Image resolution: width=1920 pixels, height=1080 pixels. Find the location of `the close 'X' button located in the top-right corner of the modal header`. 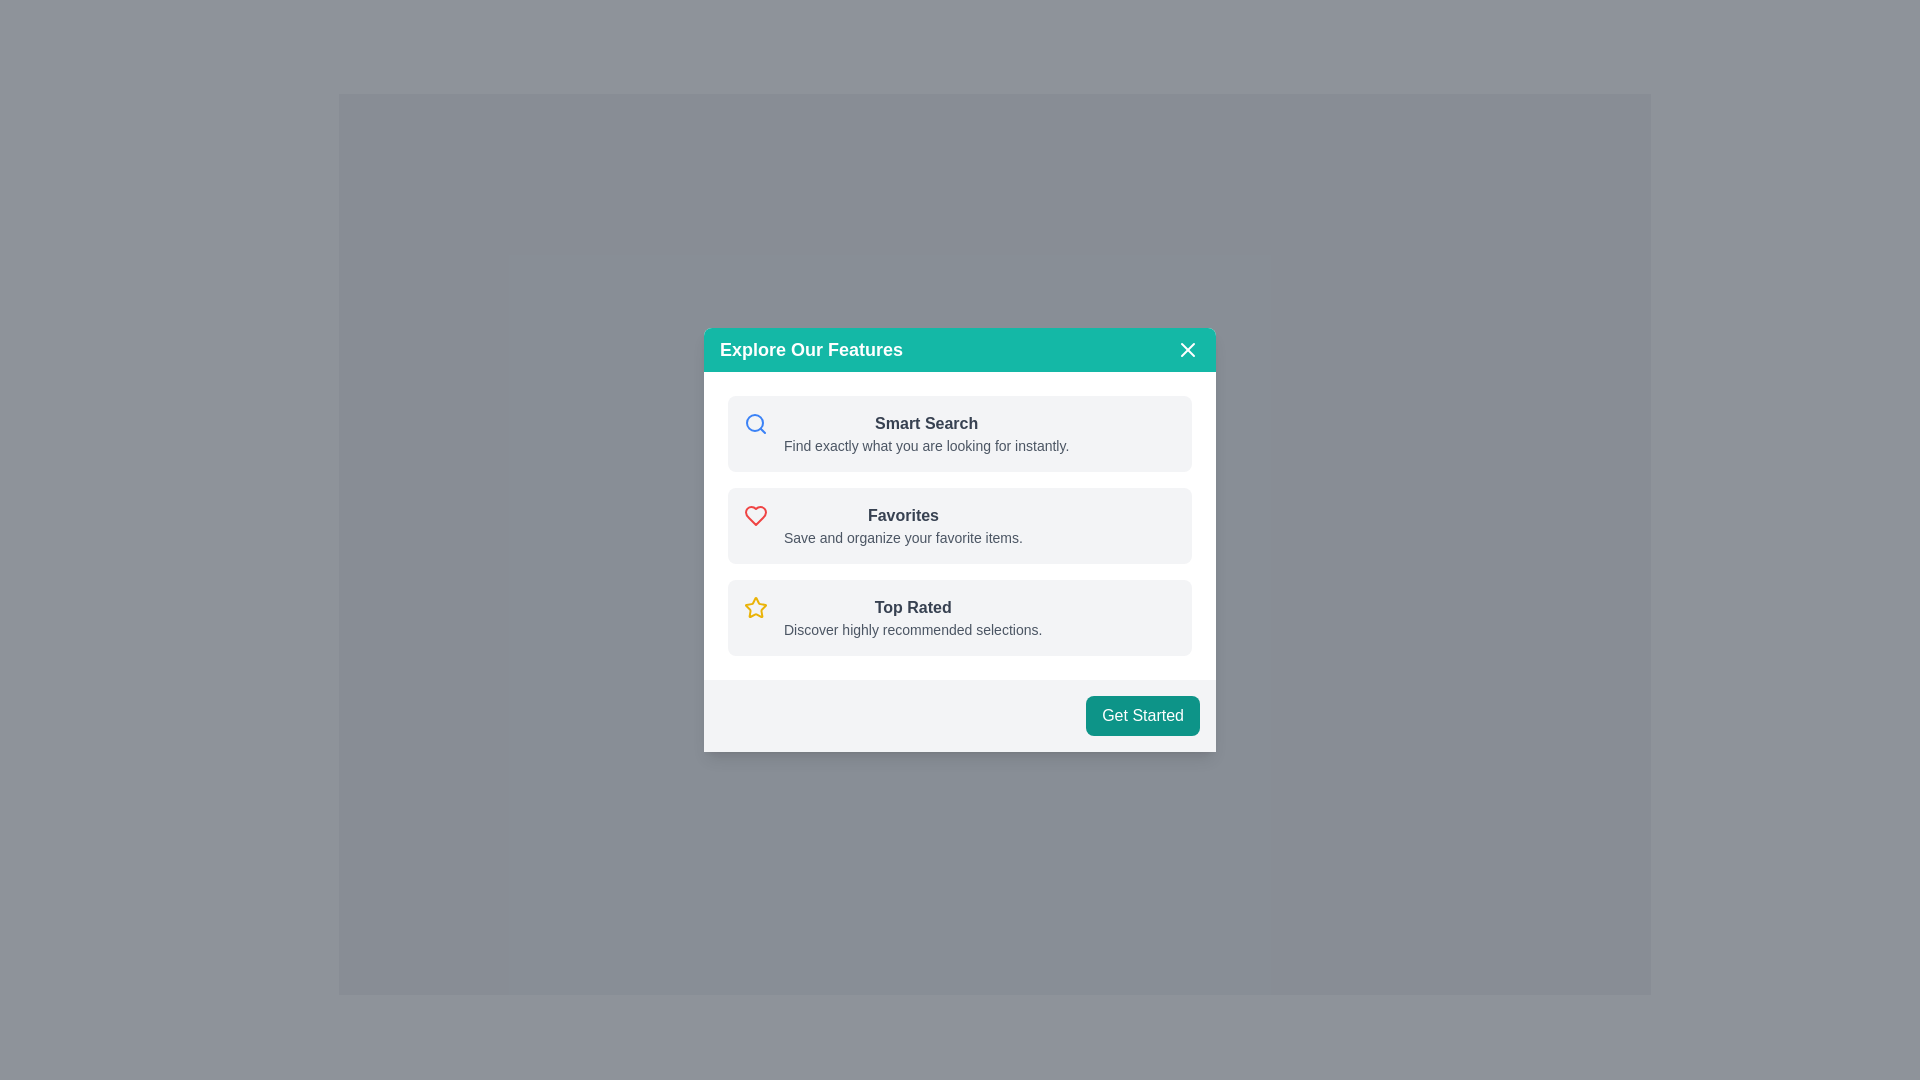

the close 'X' button located in the top-right corner of the modal header is located at coordinates (1188, 349).